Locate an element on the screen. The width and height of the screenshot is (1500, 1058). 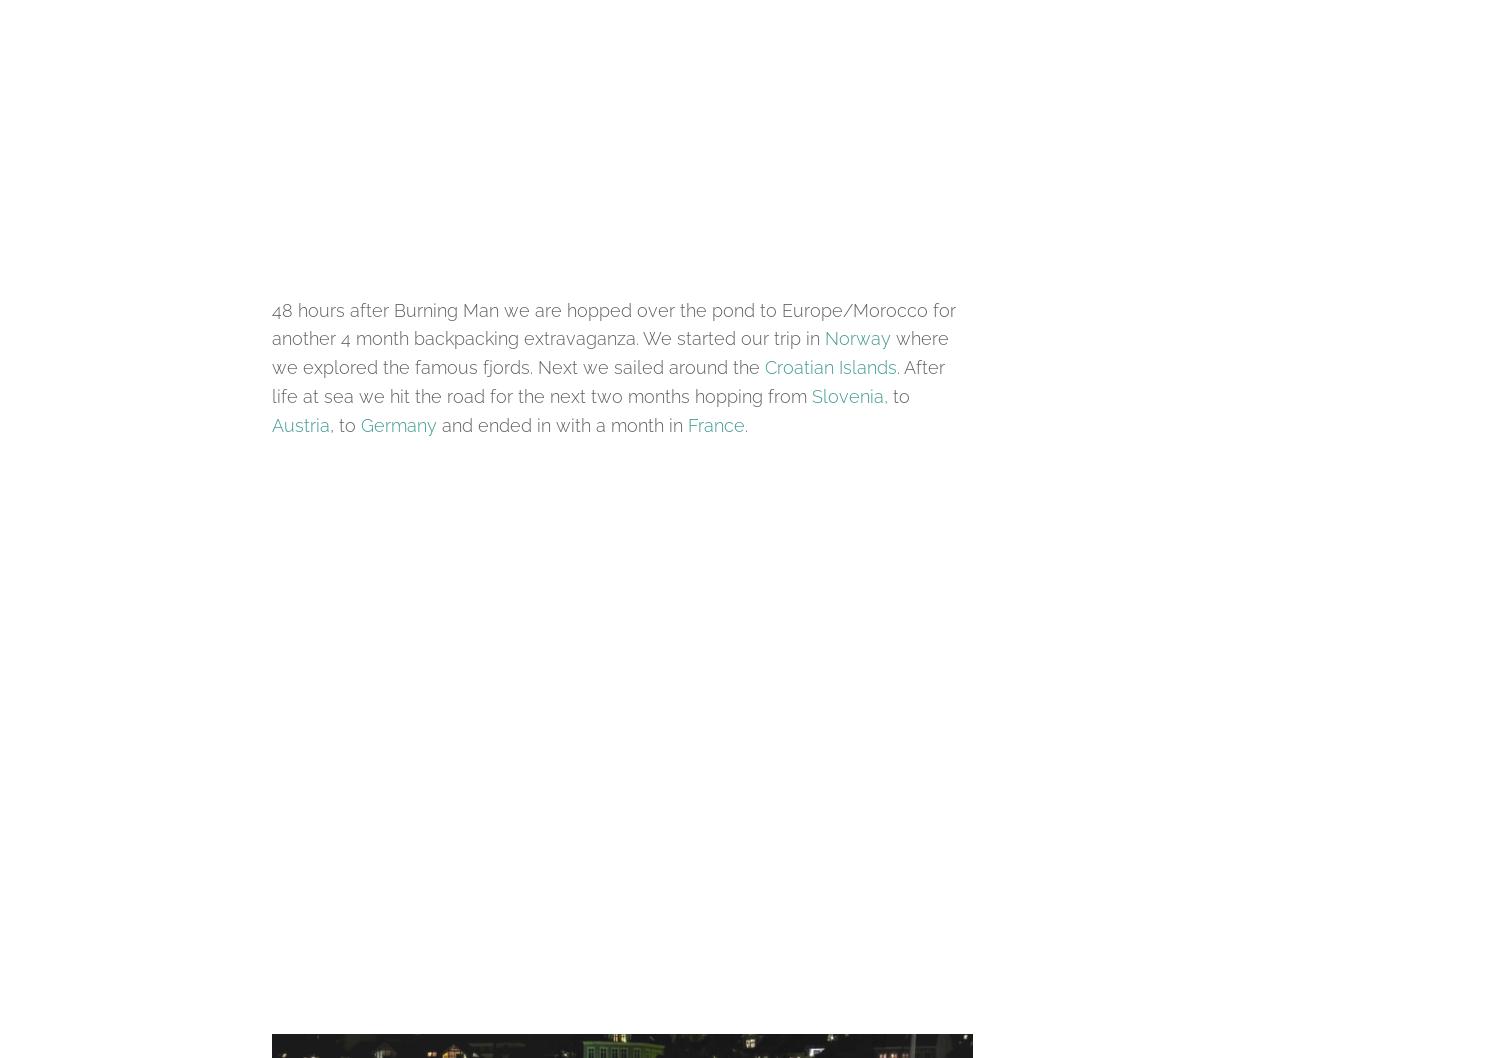
'. After life at sea we hit the road for the next two months hopping from' is located at coordinates (607, 382).